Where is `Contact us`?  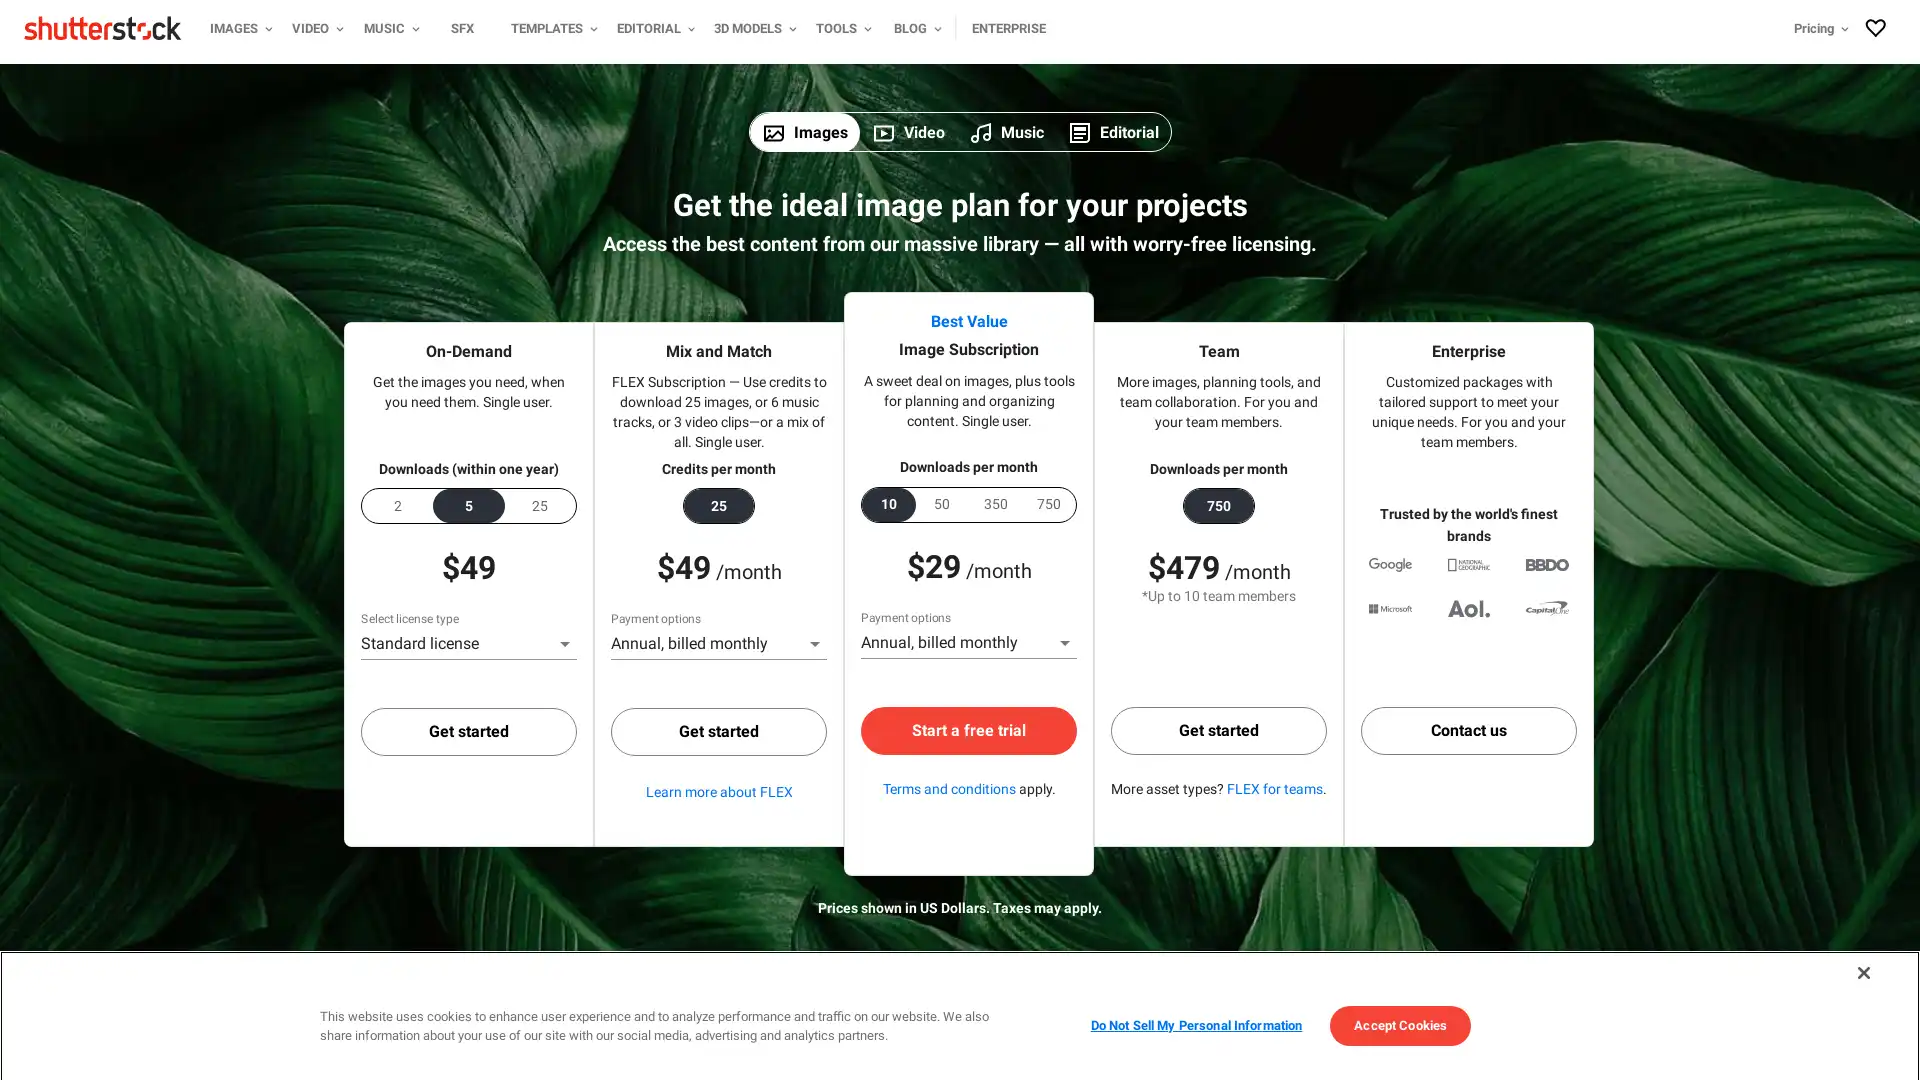
Contact us is located at coordinates (1468, 731).